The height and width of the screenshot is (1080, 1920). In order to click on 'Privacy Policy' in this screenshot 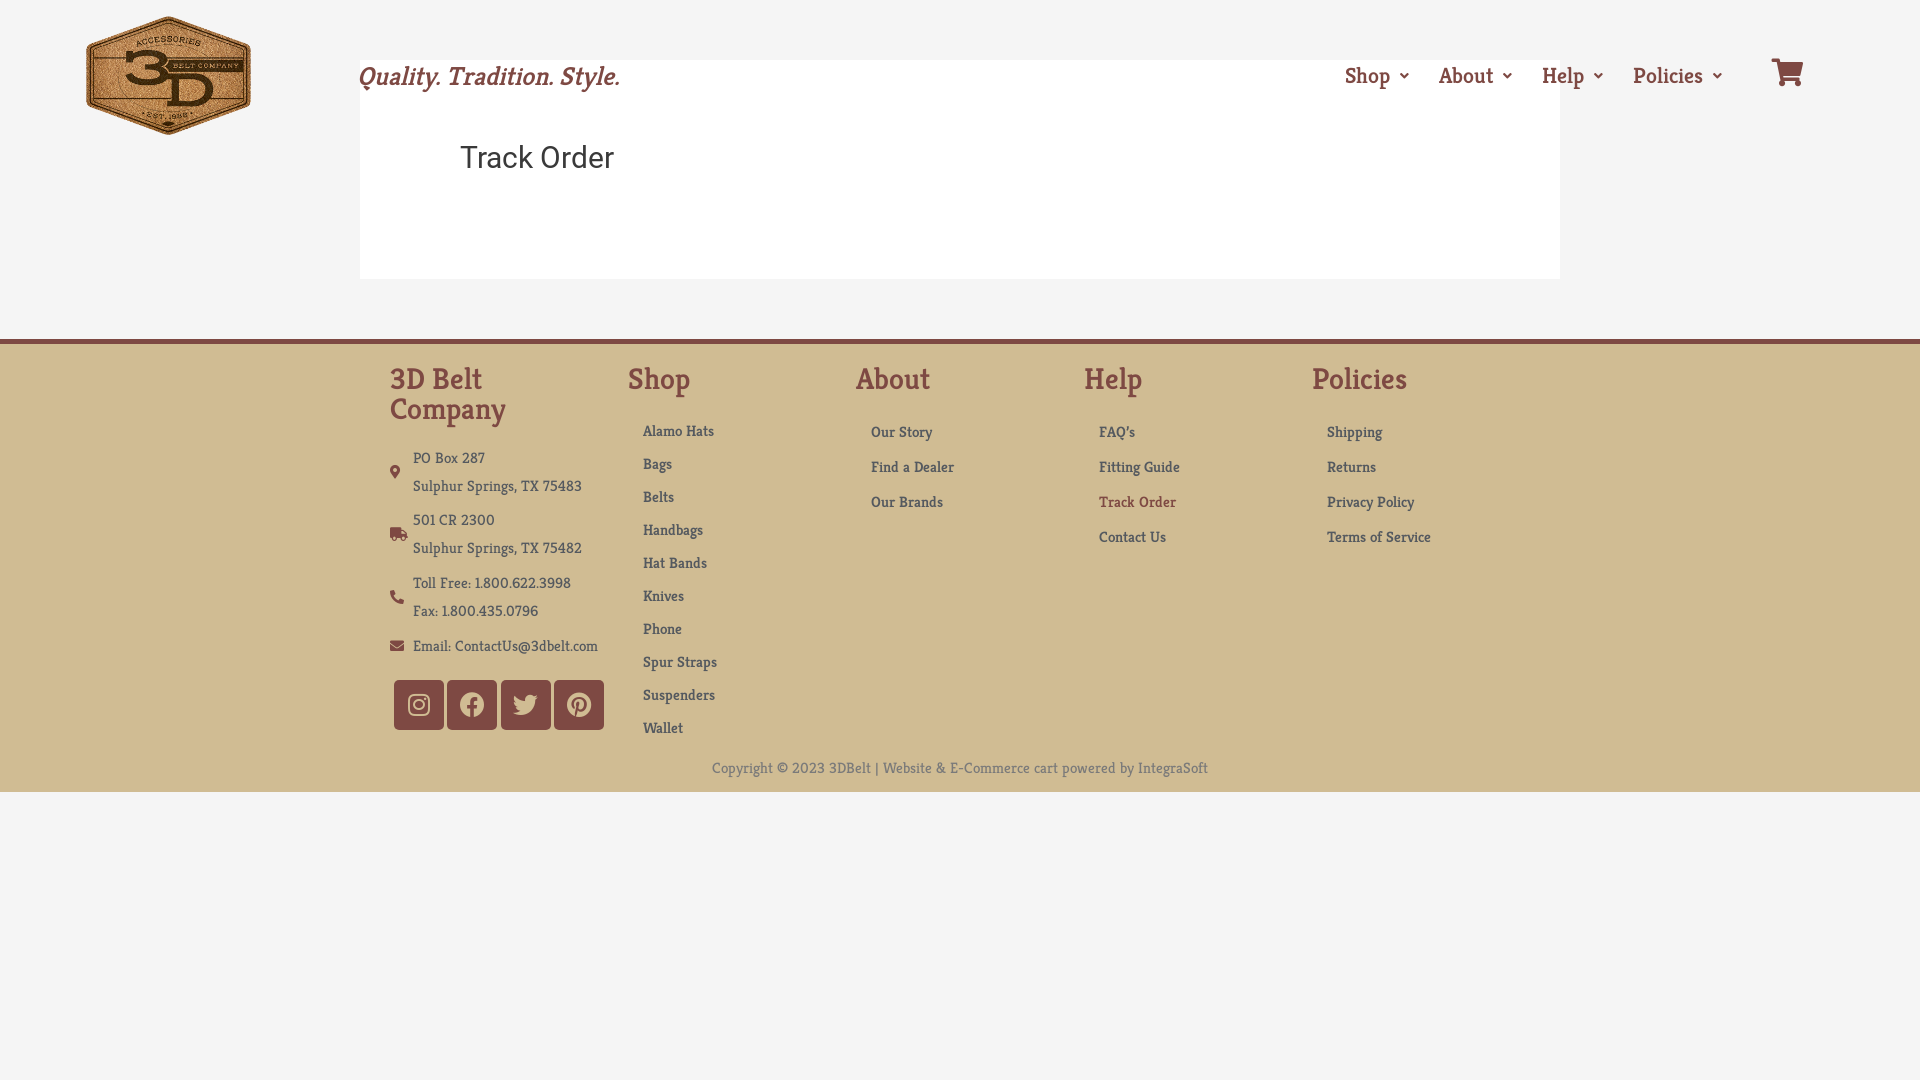, I will do `click(1415, 500)`.